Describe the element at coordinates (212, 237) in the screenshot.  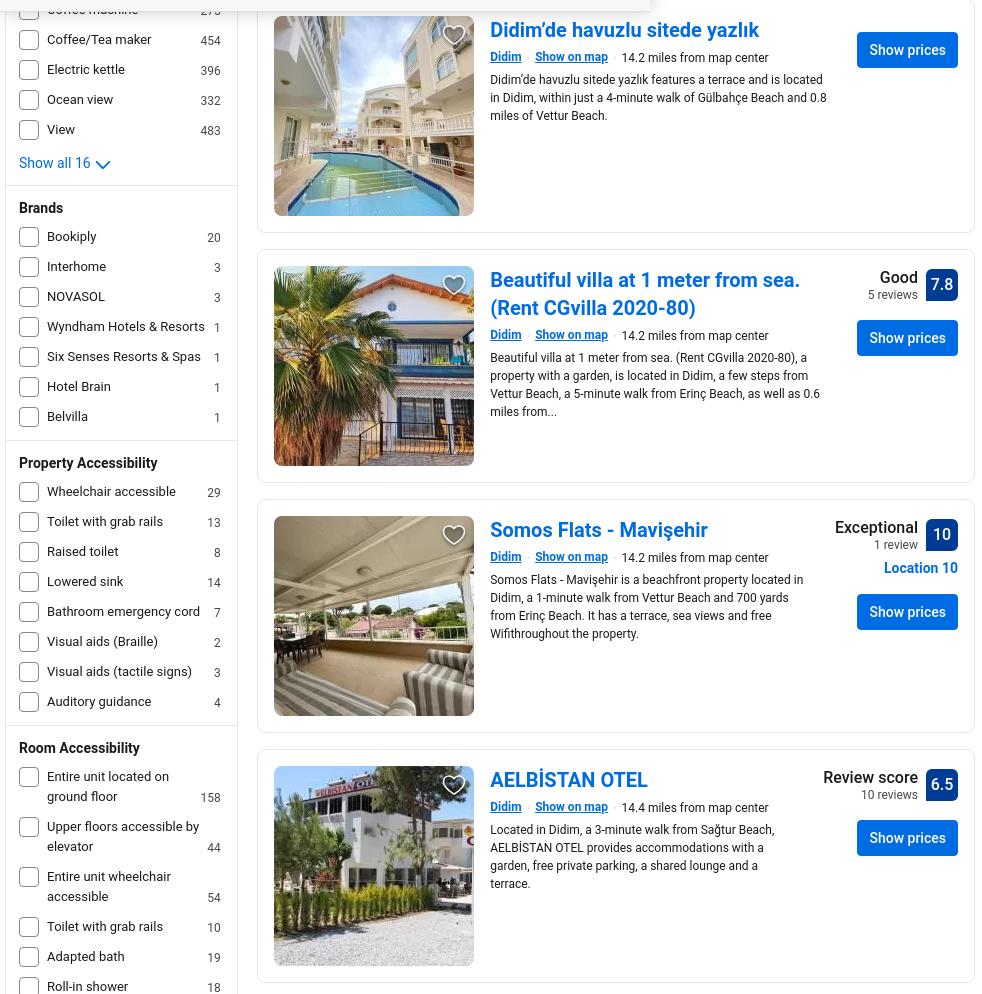
I see `'20'` at that location.